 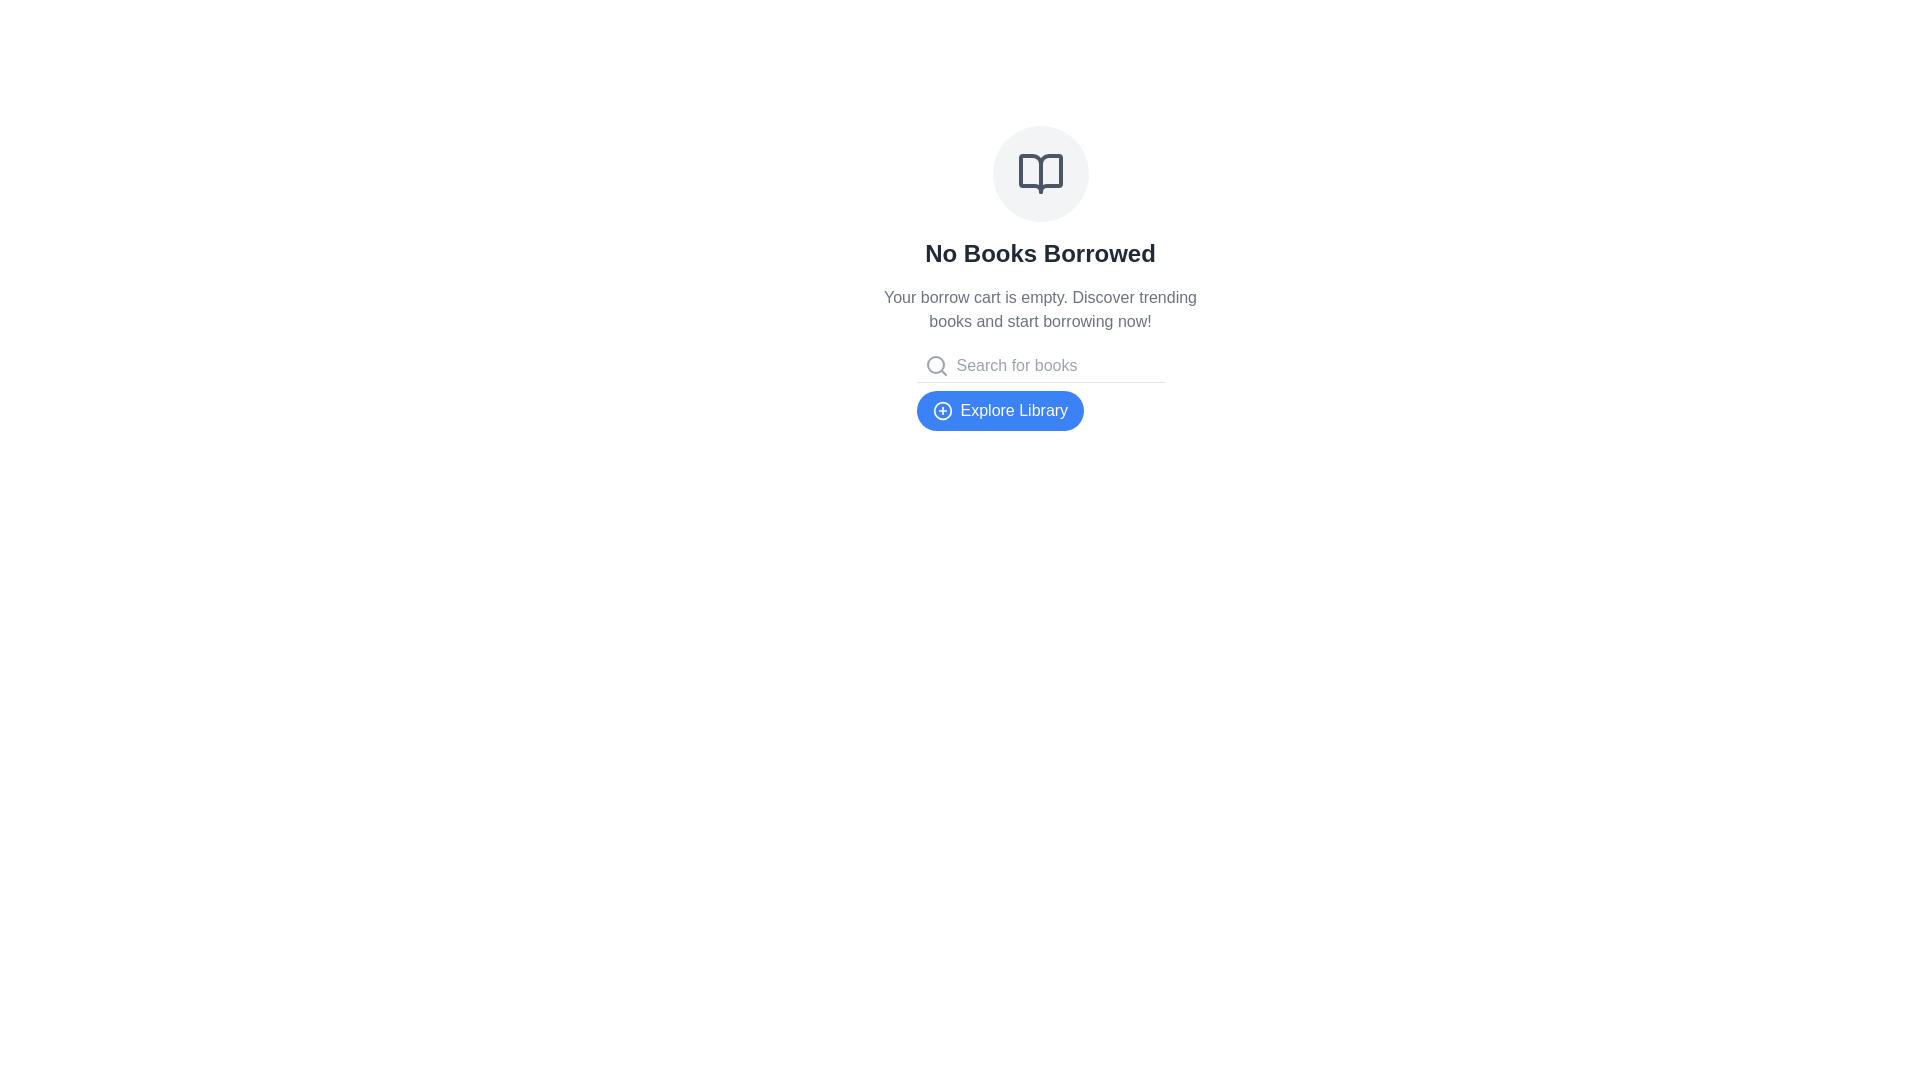 I want to click on the text input field styled as a search bar, which has the placeholder text 'Search for books', to focus on it, so click(x=1055, y=366).